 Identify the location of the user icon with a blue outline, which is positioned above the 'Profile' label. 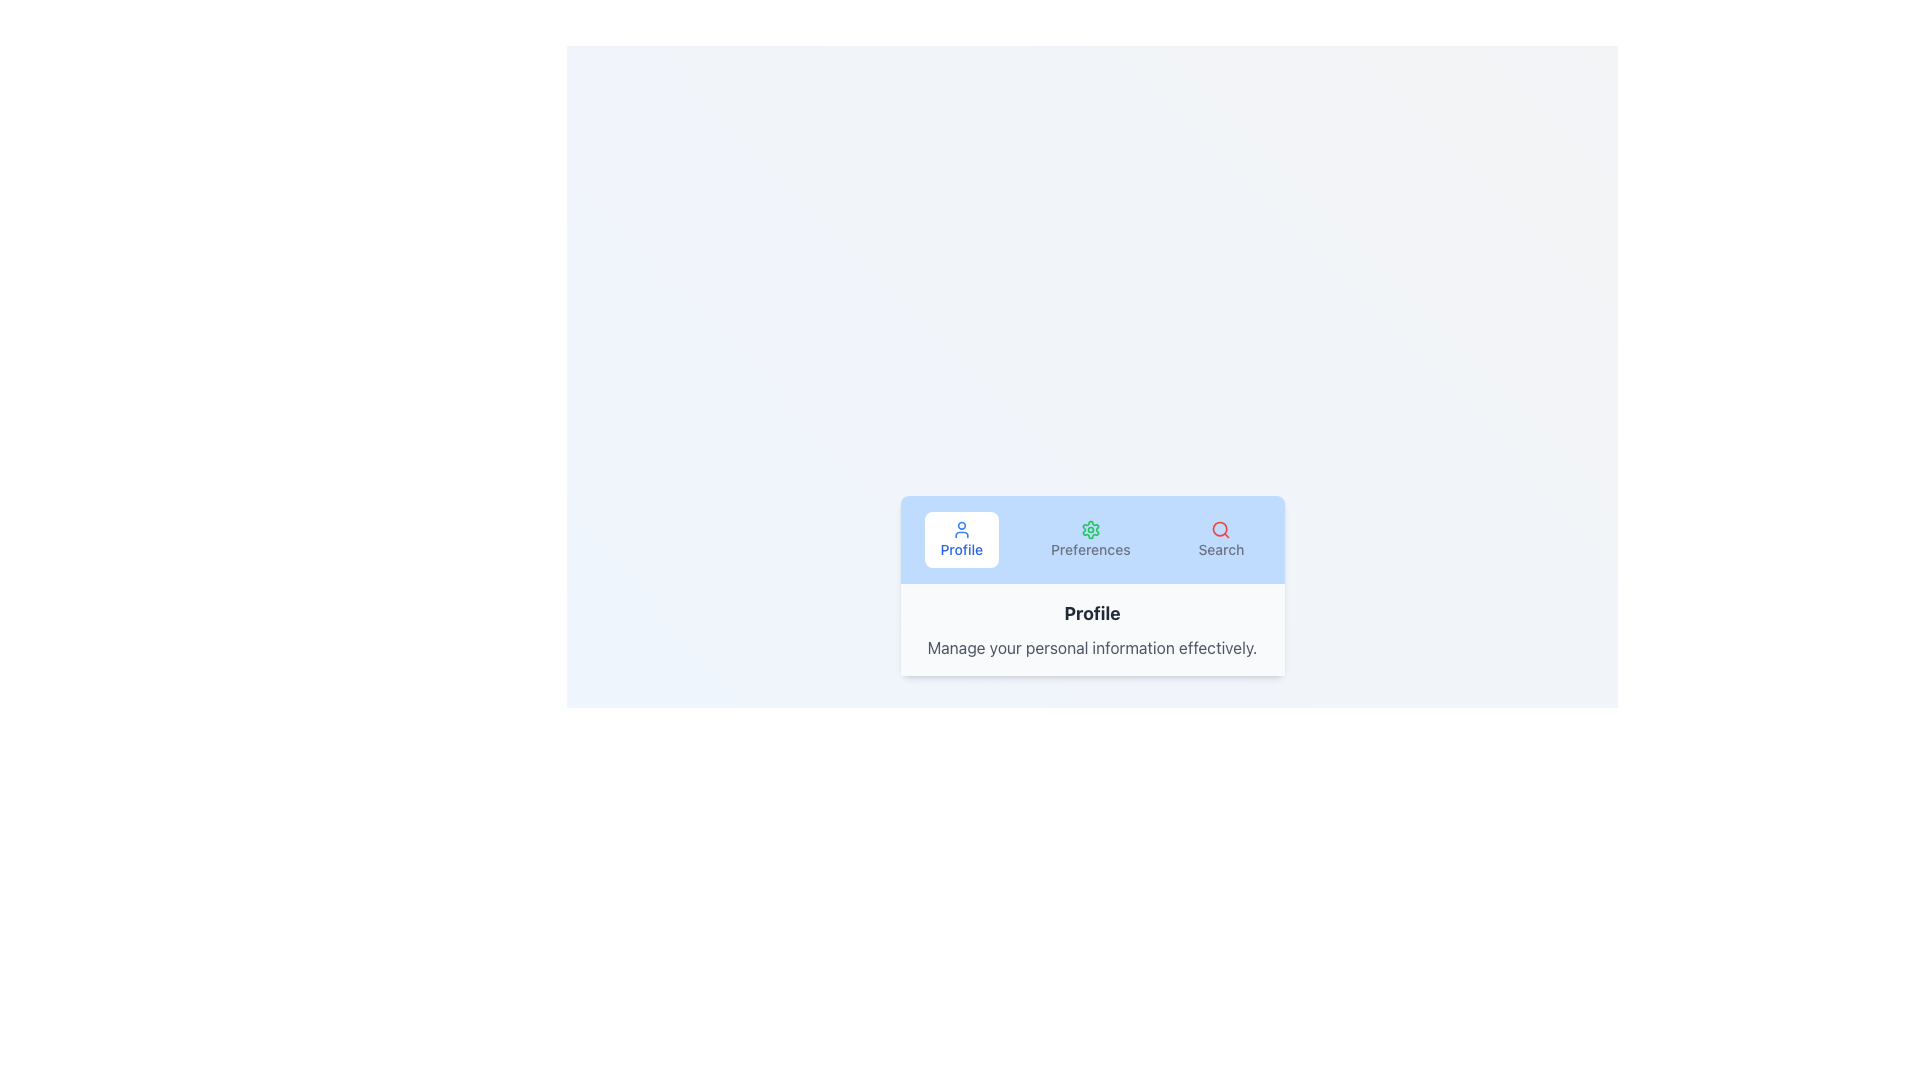
(961, 528).